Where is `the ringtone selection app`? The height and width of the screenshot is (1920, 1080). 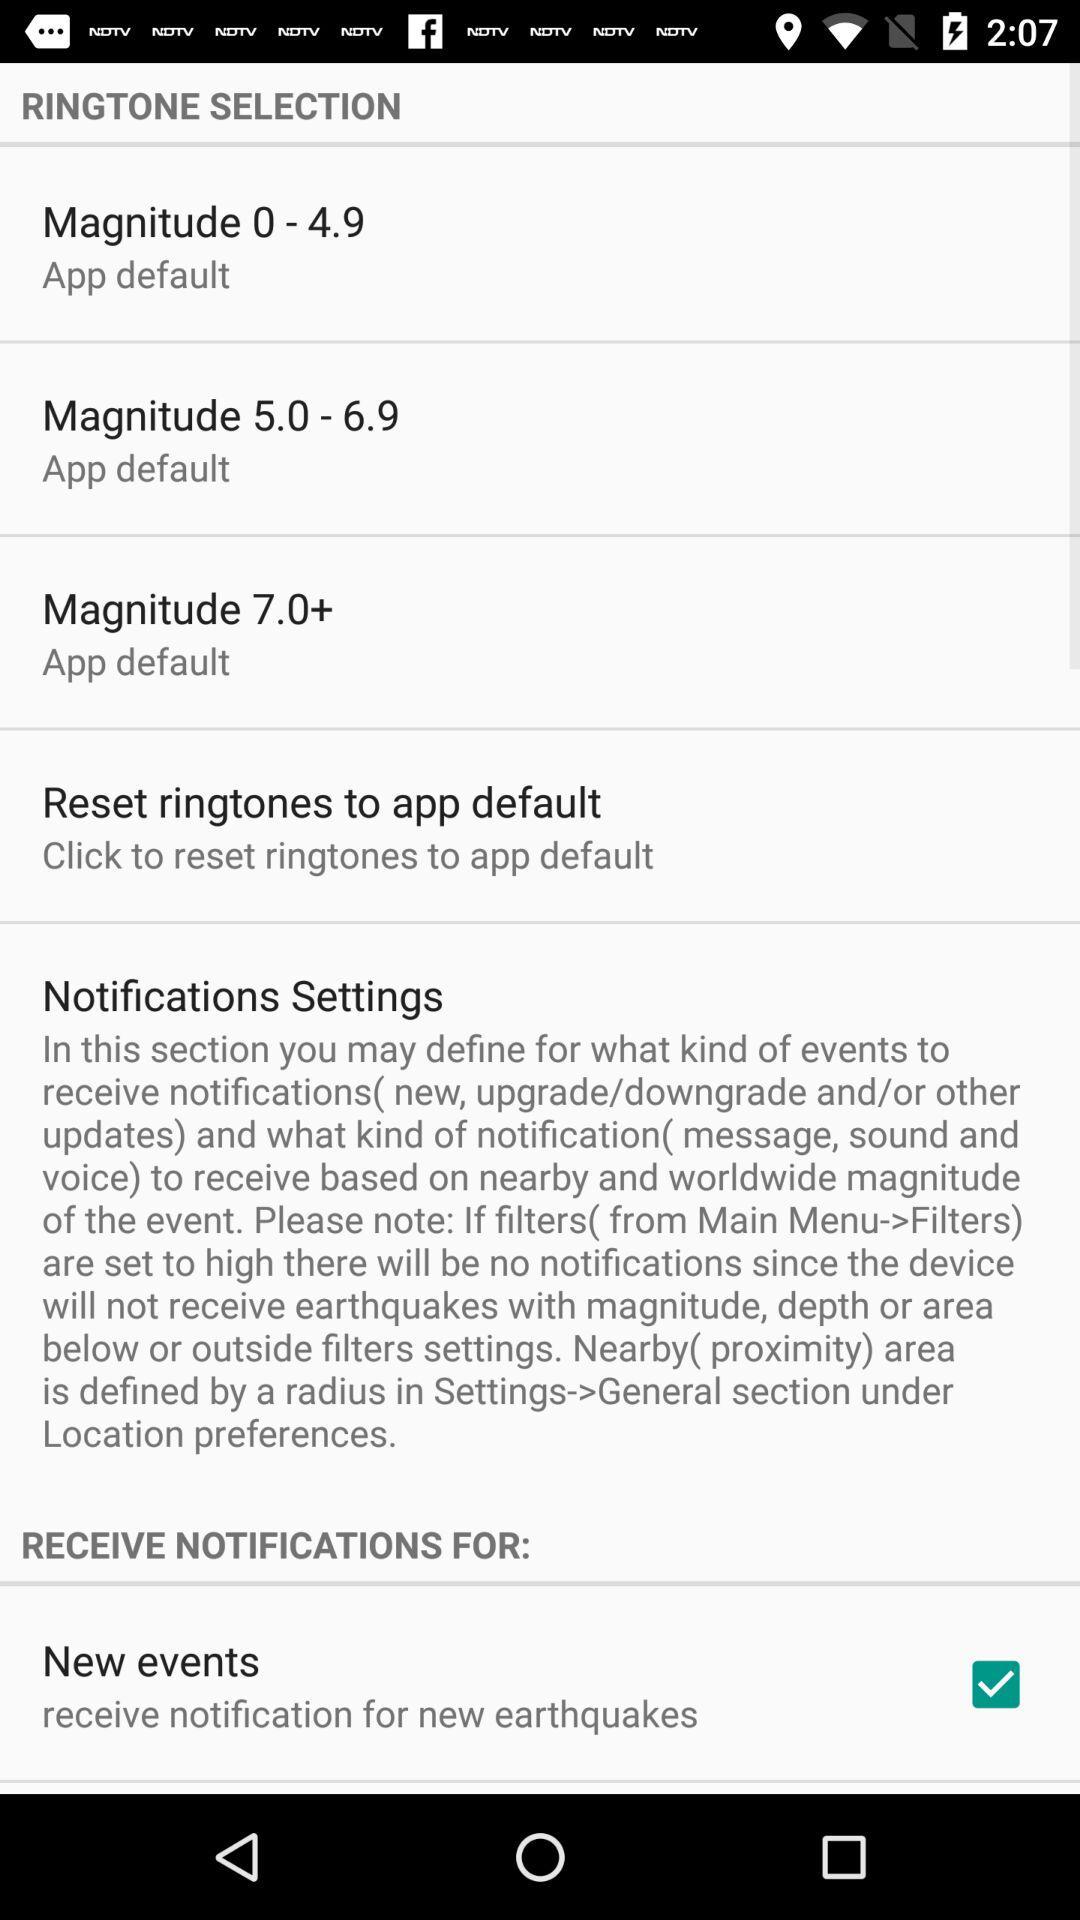
the ringtone selection app is located at coordinates (540, 104).